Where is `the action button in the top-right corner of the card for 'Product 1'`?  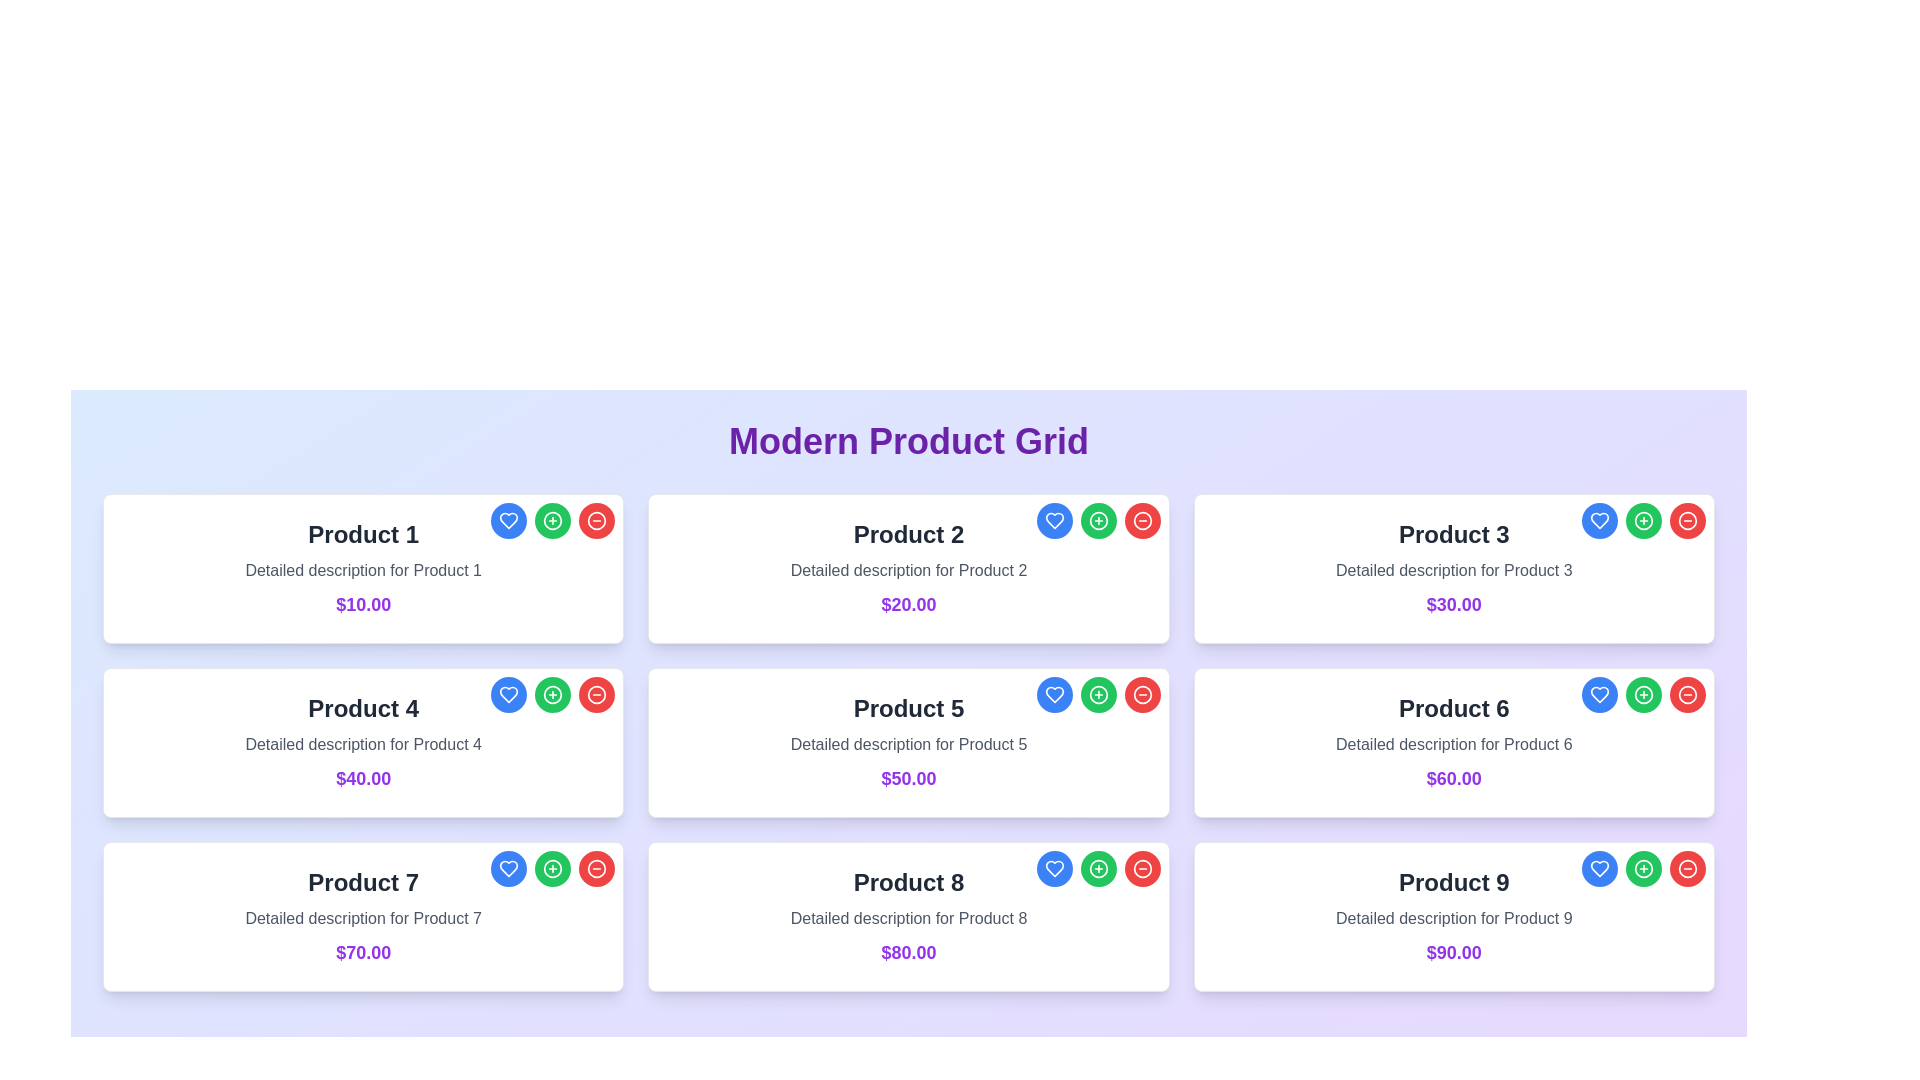
the action button in the top-right corner of the card for 'Product 1' is located at coordinates (553, 519).